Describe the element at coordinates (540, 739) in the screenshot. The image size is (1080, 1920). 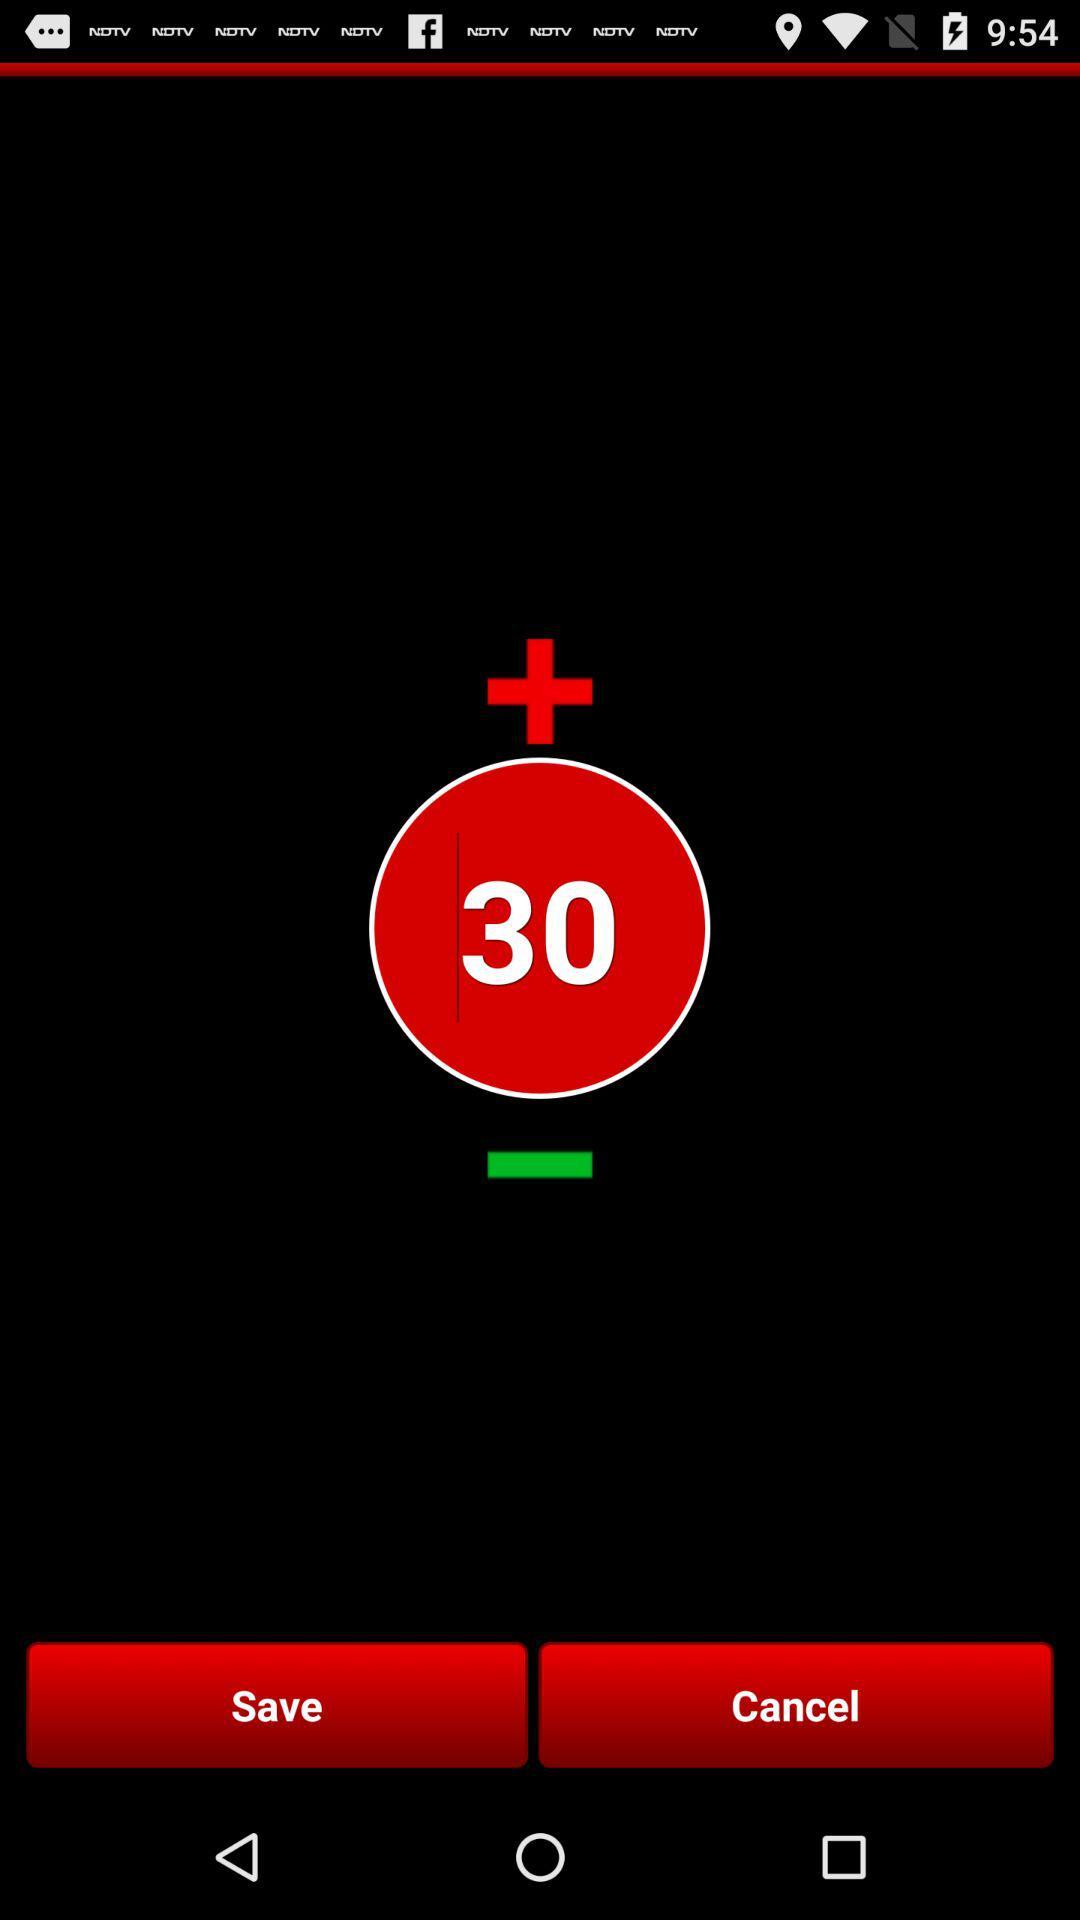
I see `the add icon` at that location.